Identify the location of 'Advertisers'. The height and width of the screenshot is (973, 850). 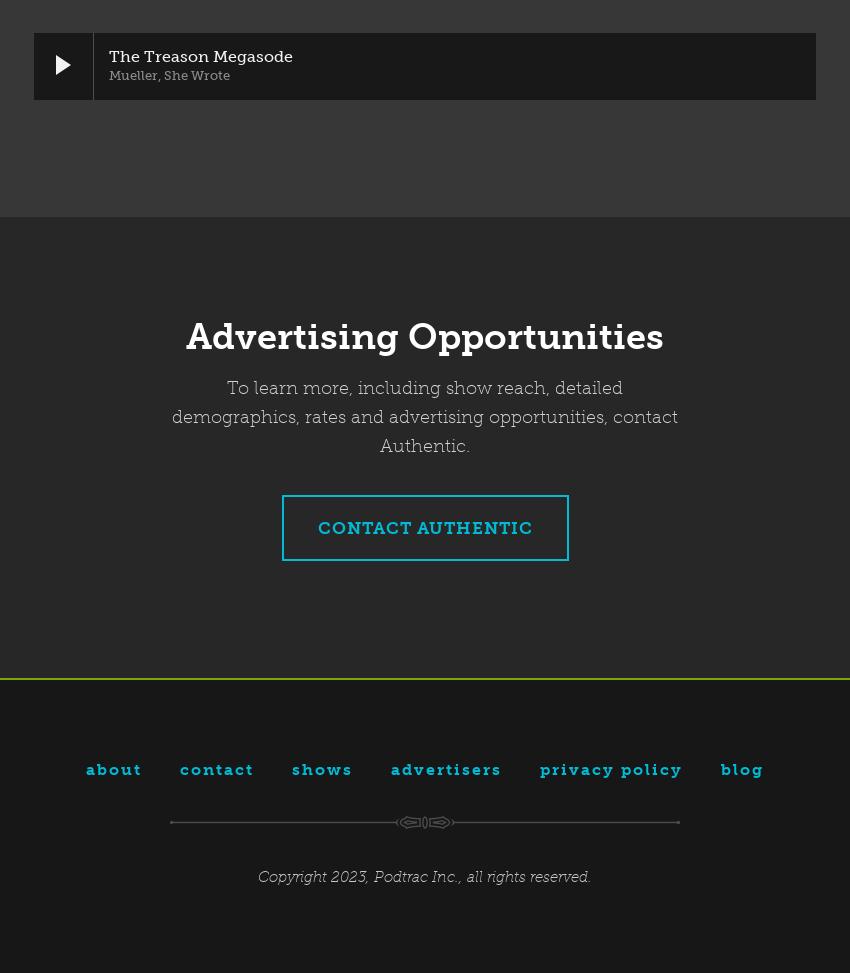
(445, 767).